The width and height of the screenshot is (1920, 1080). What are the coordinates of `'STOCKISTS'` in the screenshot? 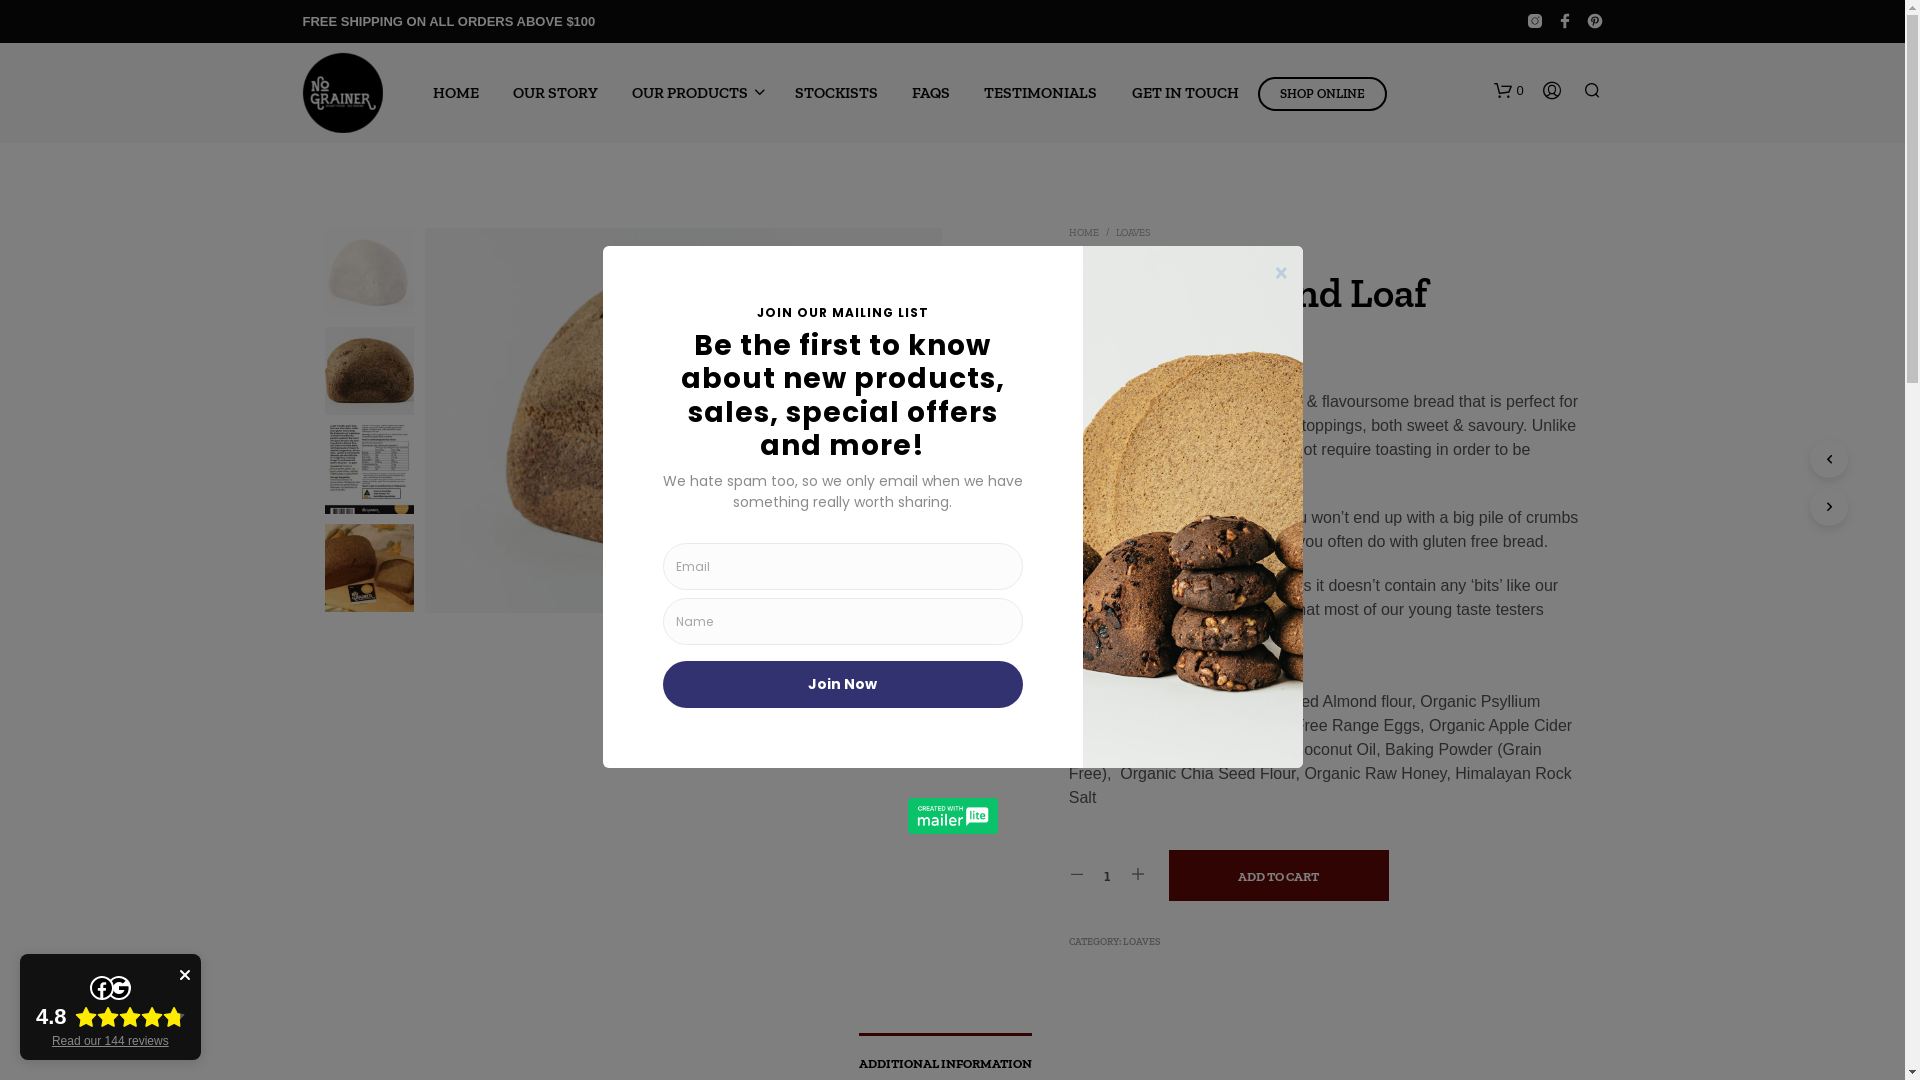 It's located at (836, 92).